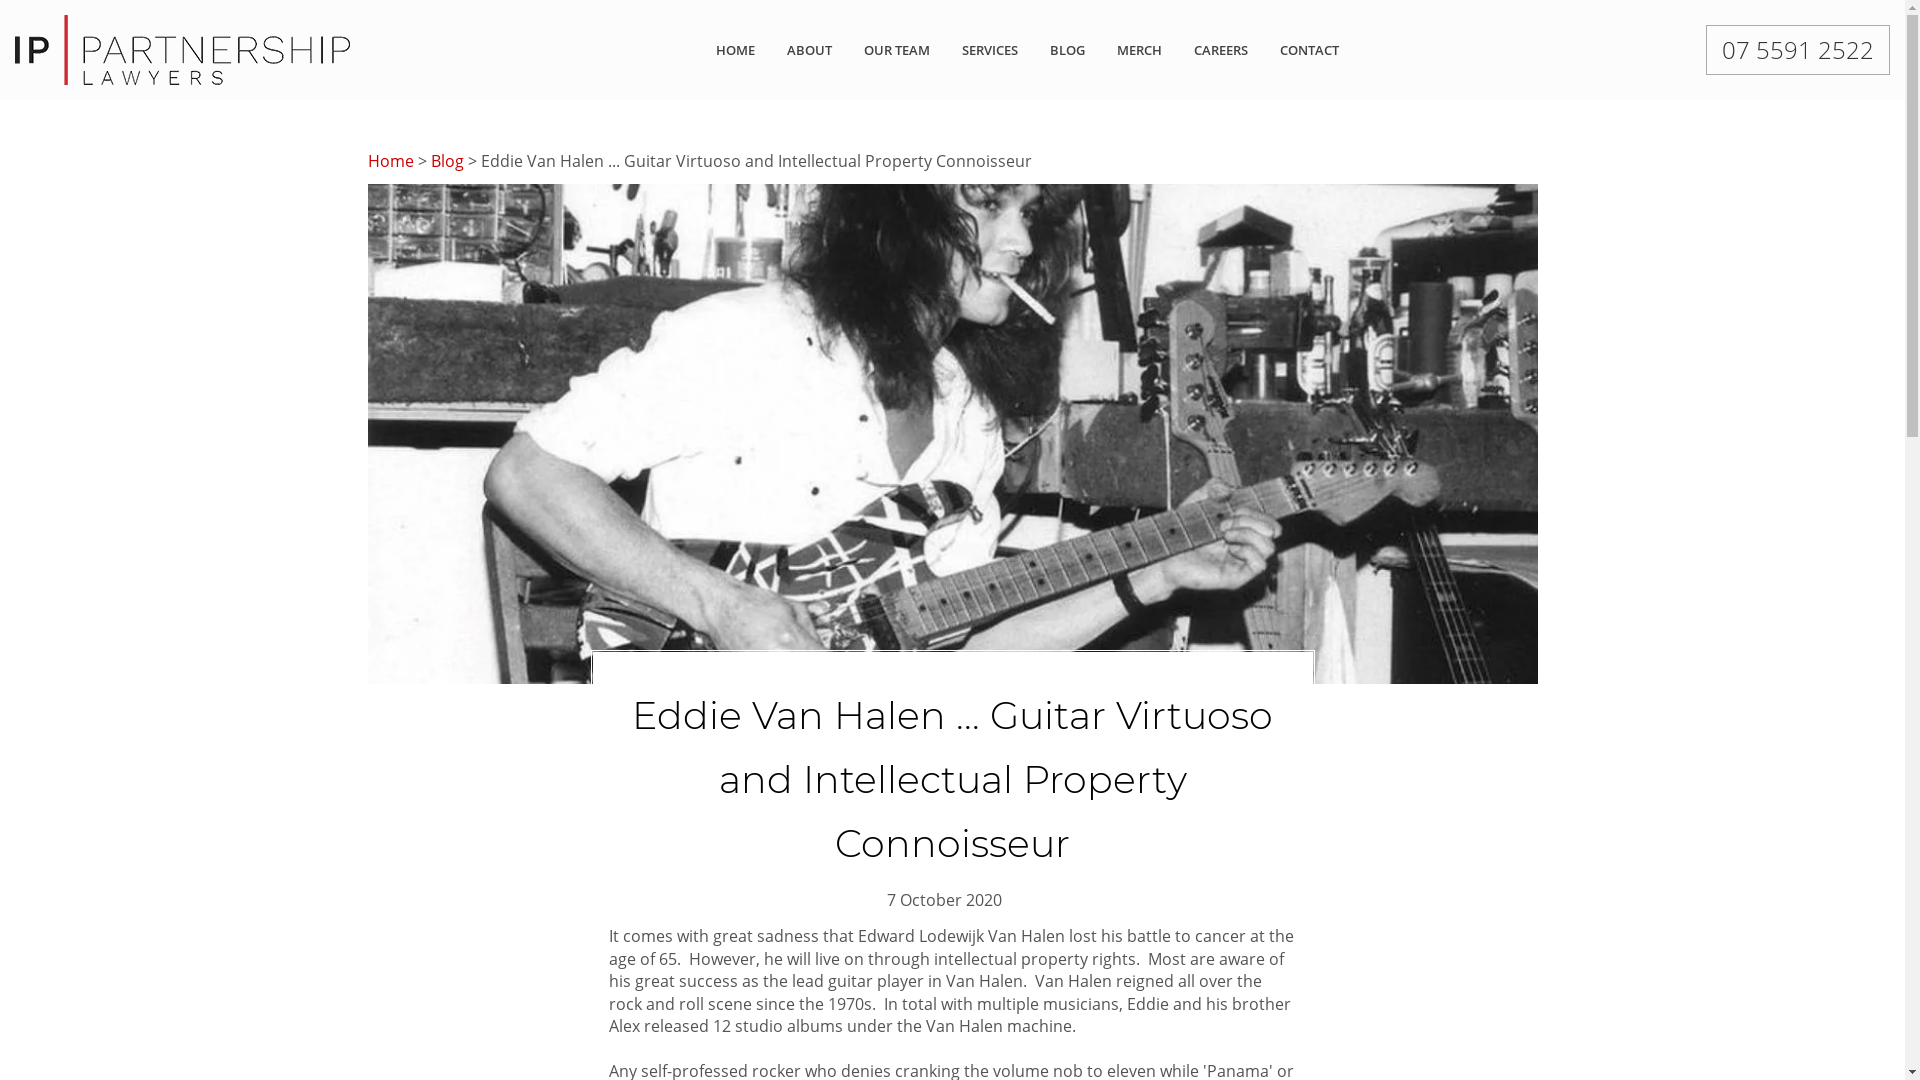  I want to click on 'MERCH', so click(1139, 49).